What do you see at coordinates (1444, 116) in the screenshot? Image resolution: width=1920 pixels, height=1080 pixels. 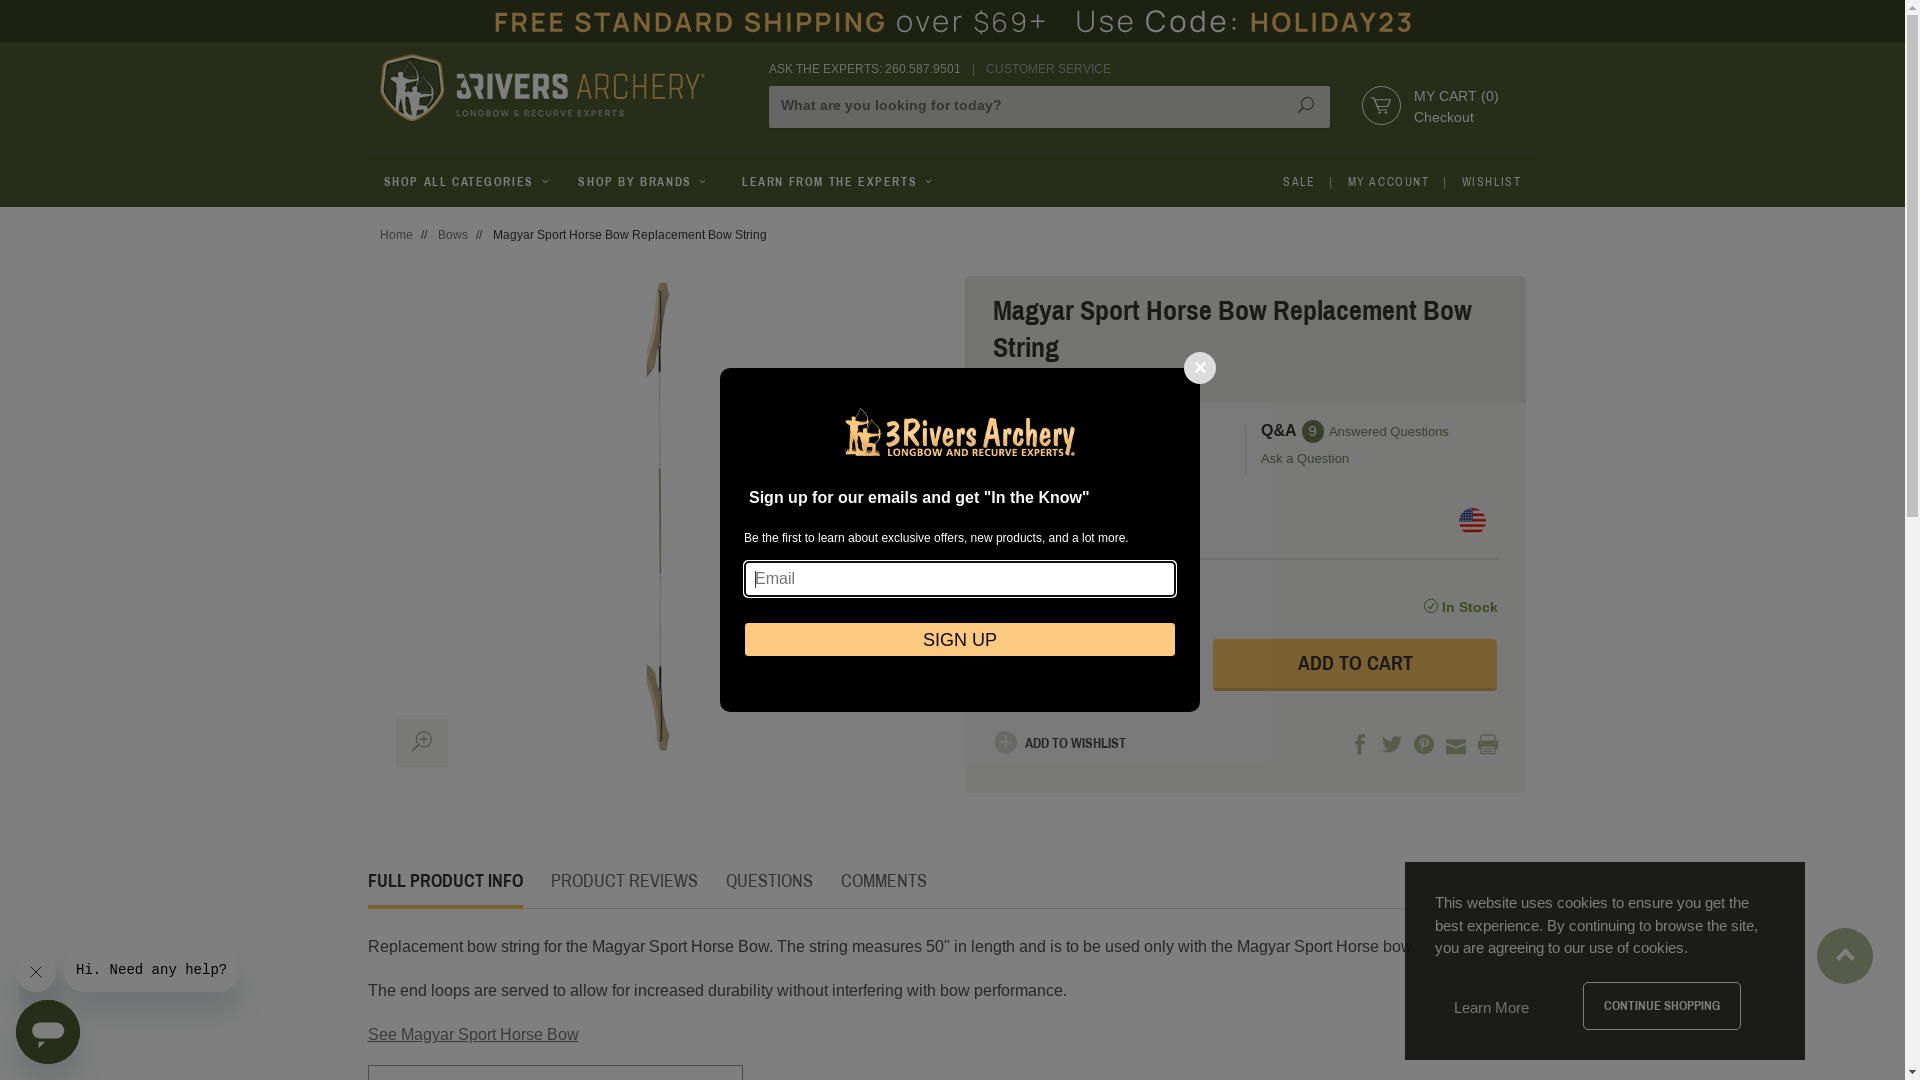 I see `'Checkout'` at bounding box center [1444, 116].